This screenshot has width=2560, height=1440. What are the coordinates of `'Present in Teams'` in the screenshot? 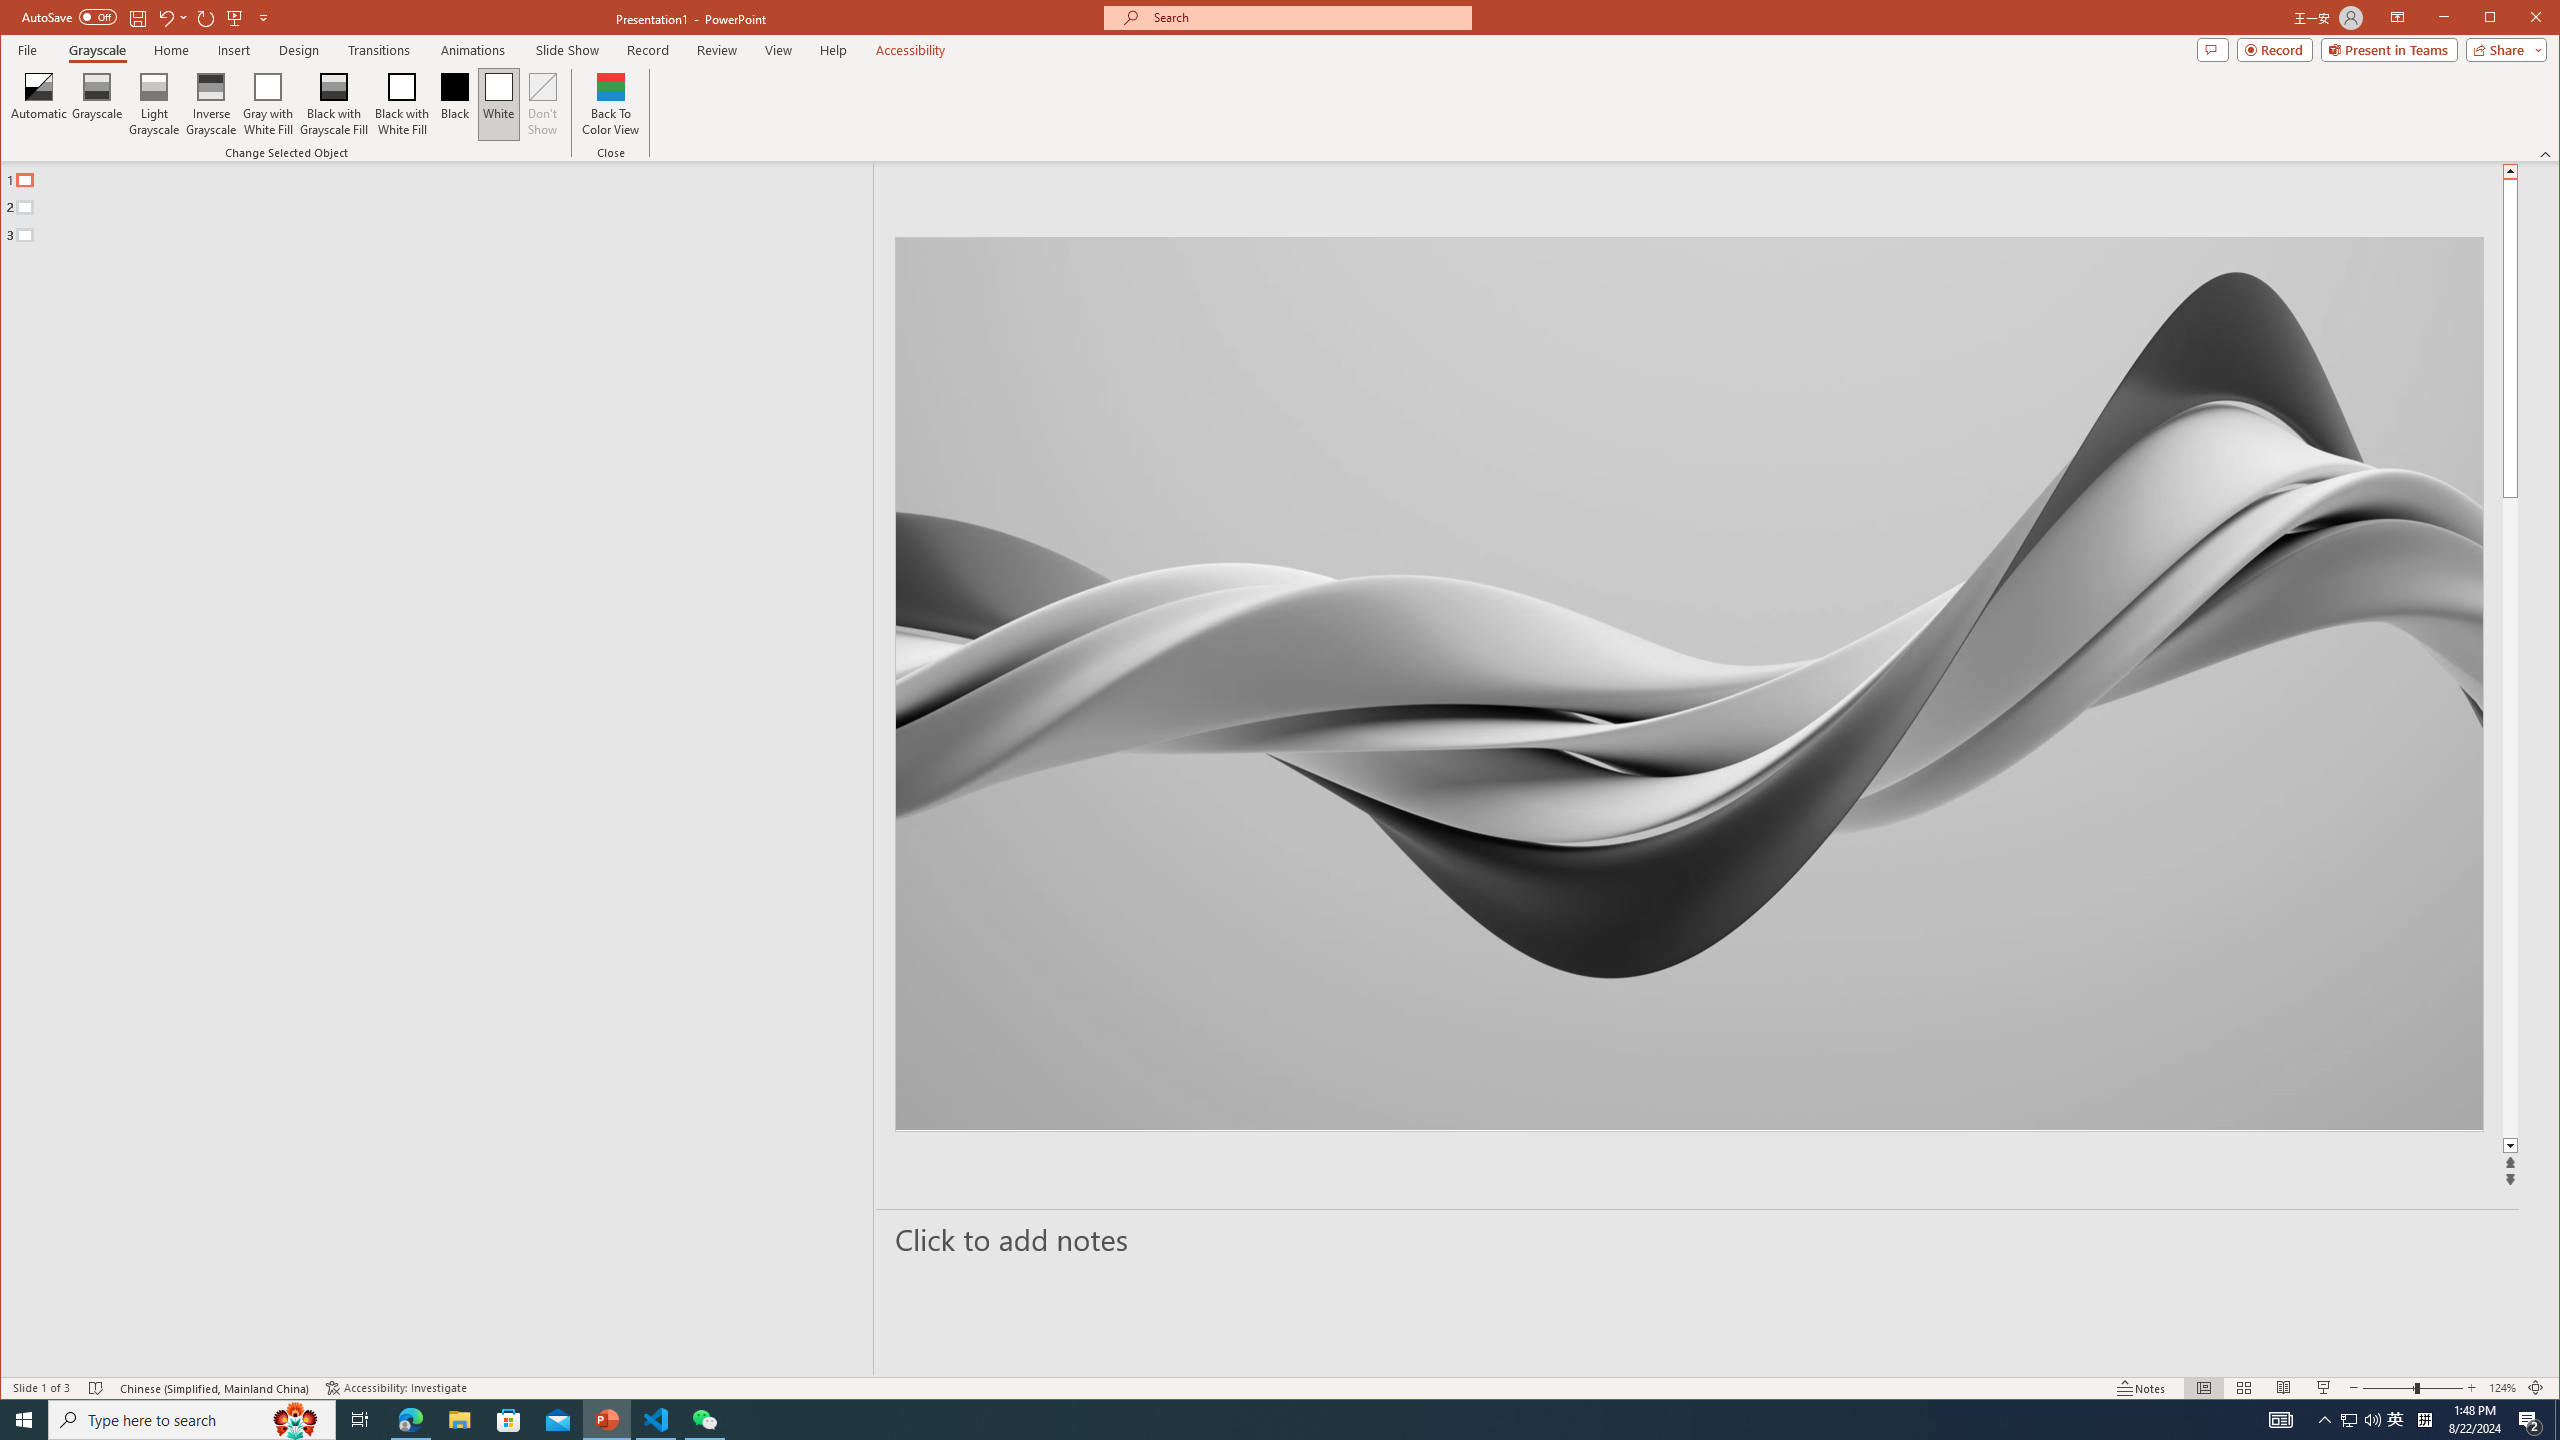 It's located at (2388, 49).